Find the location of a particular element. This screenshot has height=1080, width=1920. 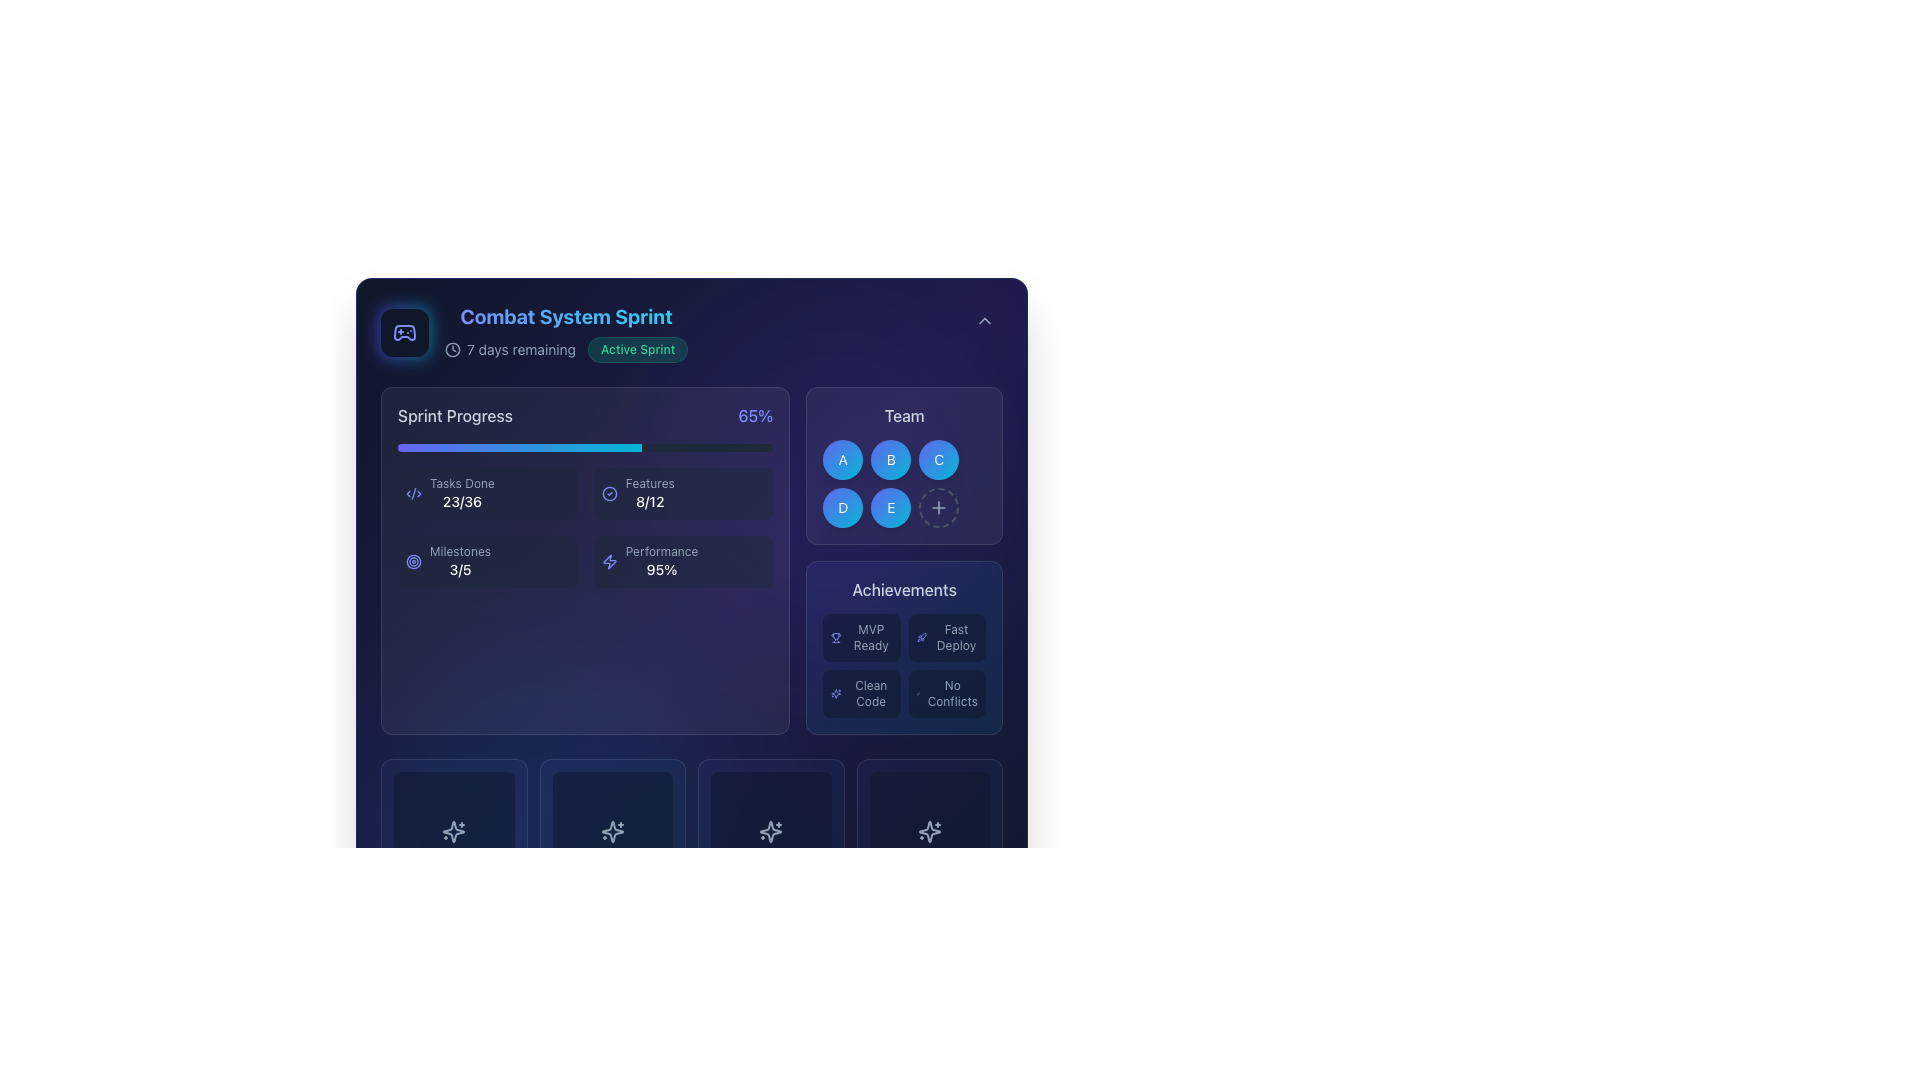

the achievement card in the 'Achievements' section is located at coordinates (903, 560).